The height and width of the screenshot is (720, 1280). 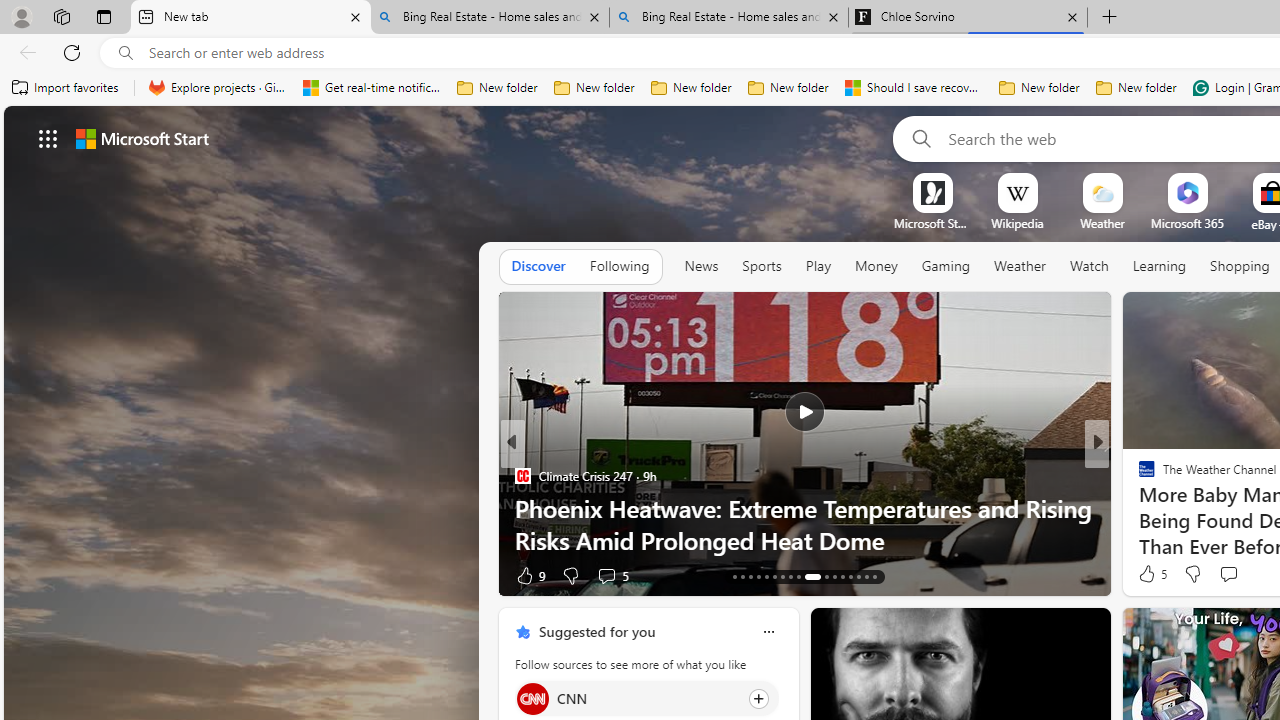 I want to click on 'CNN', so click(x=532, y=697).